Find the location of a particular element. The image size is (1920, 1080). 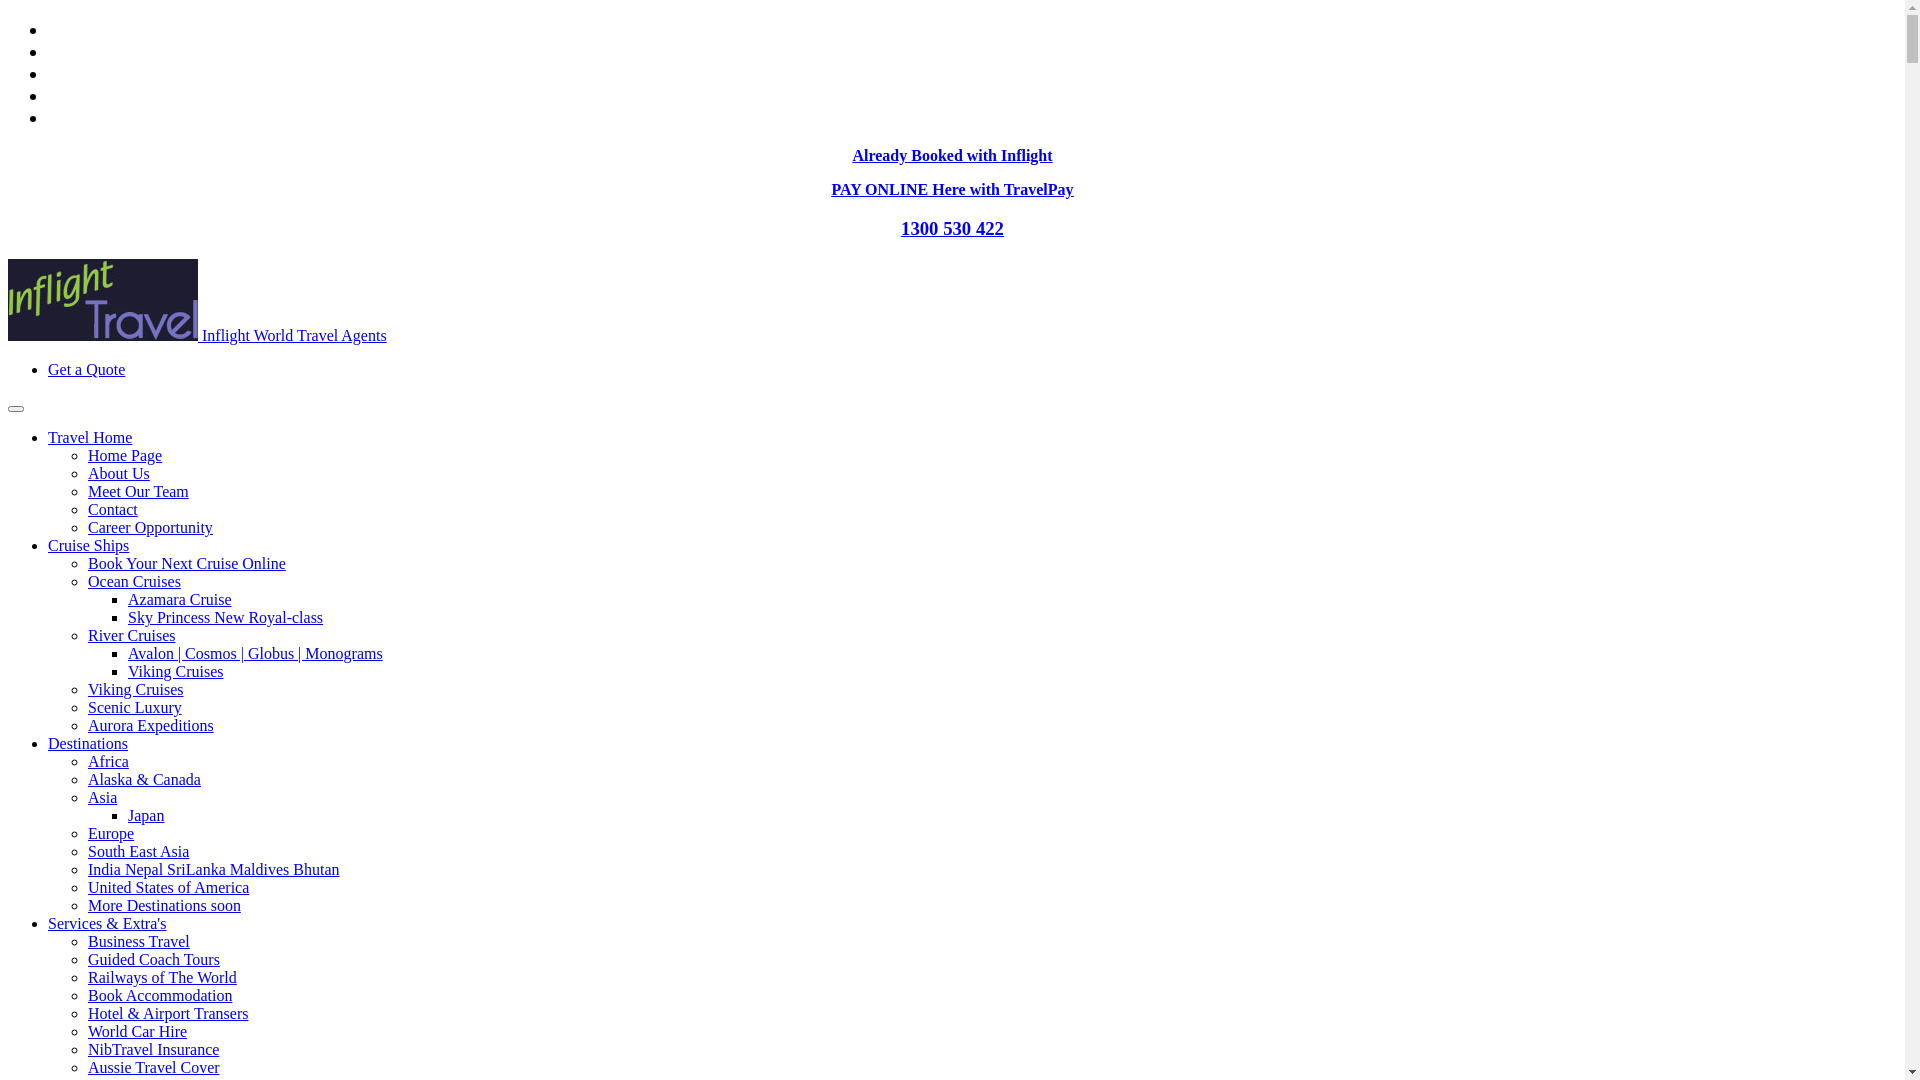

'Contact' is located at coordinates (86, 508).